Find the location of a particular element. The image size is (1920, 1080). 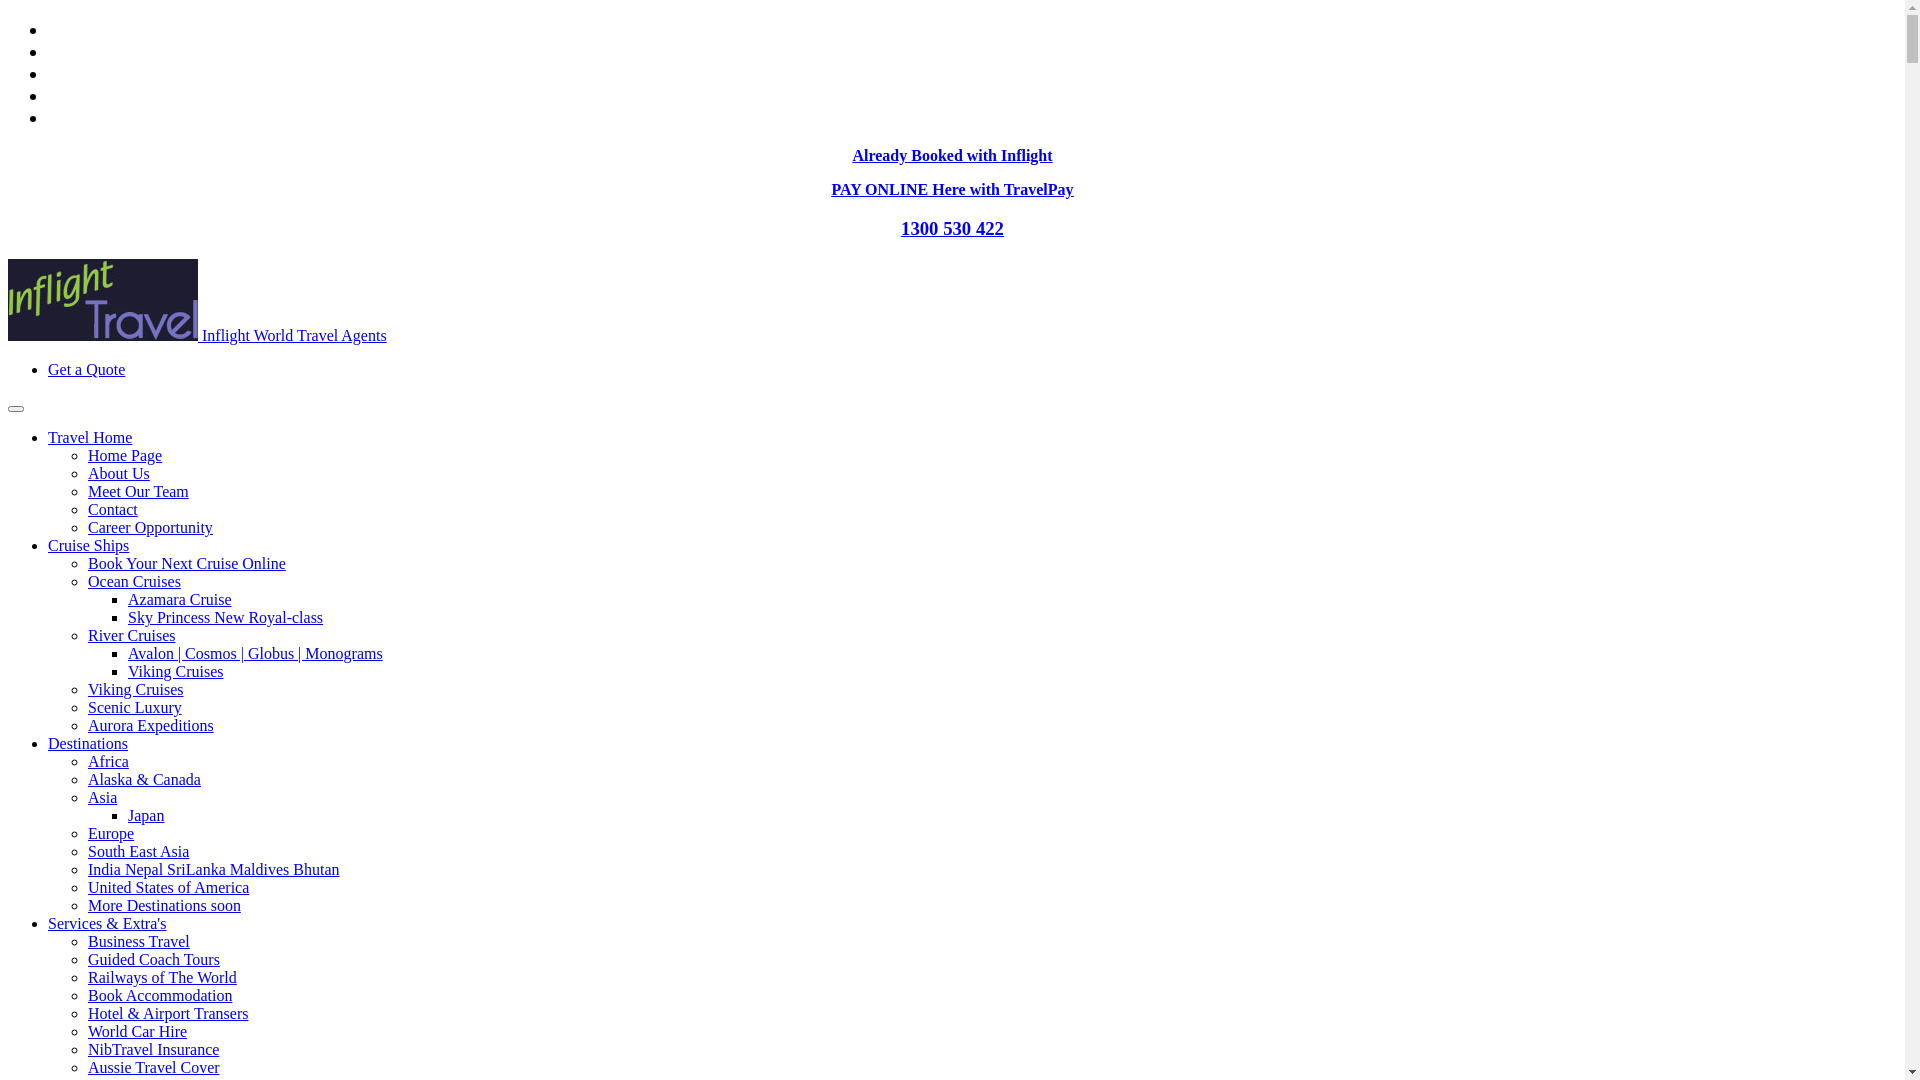

'Contact' is located at coordinates (86, 508).